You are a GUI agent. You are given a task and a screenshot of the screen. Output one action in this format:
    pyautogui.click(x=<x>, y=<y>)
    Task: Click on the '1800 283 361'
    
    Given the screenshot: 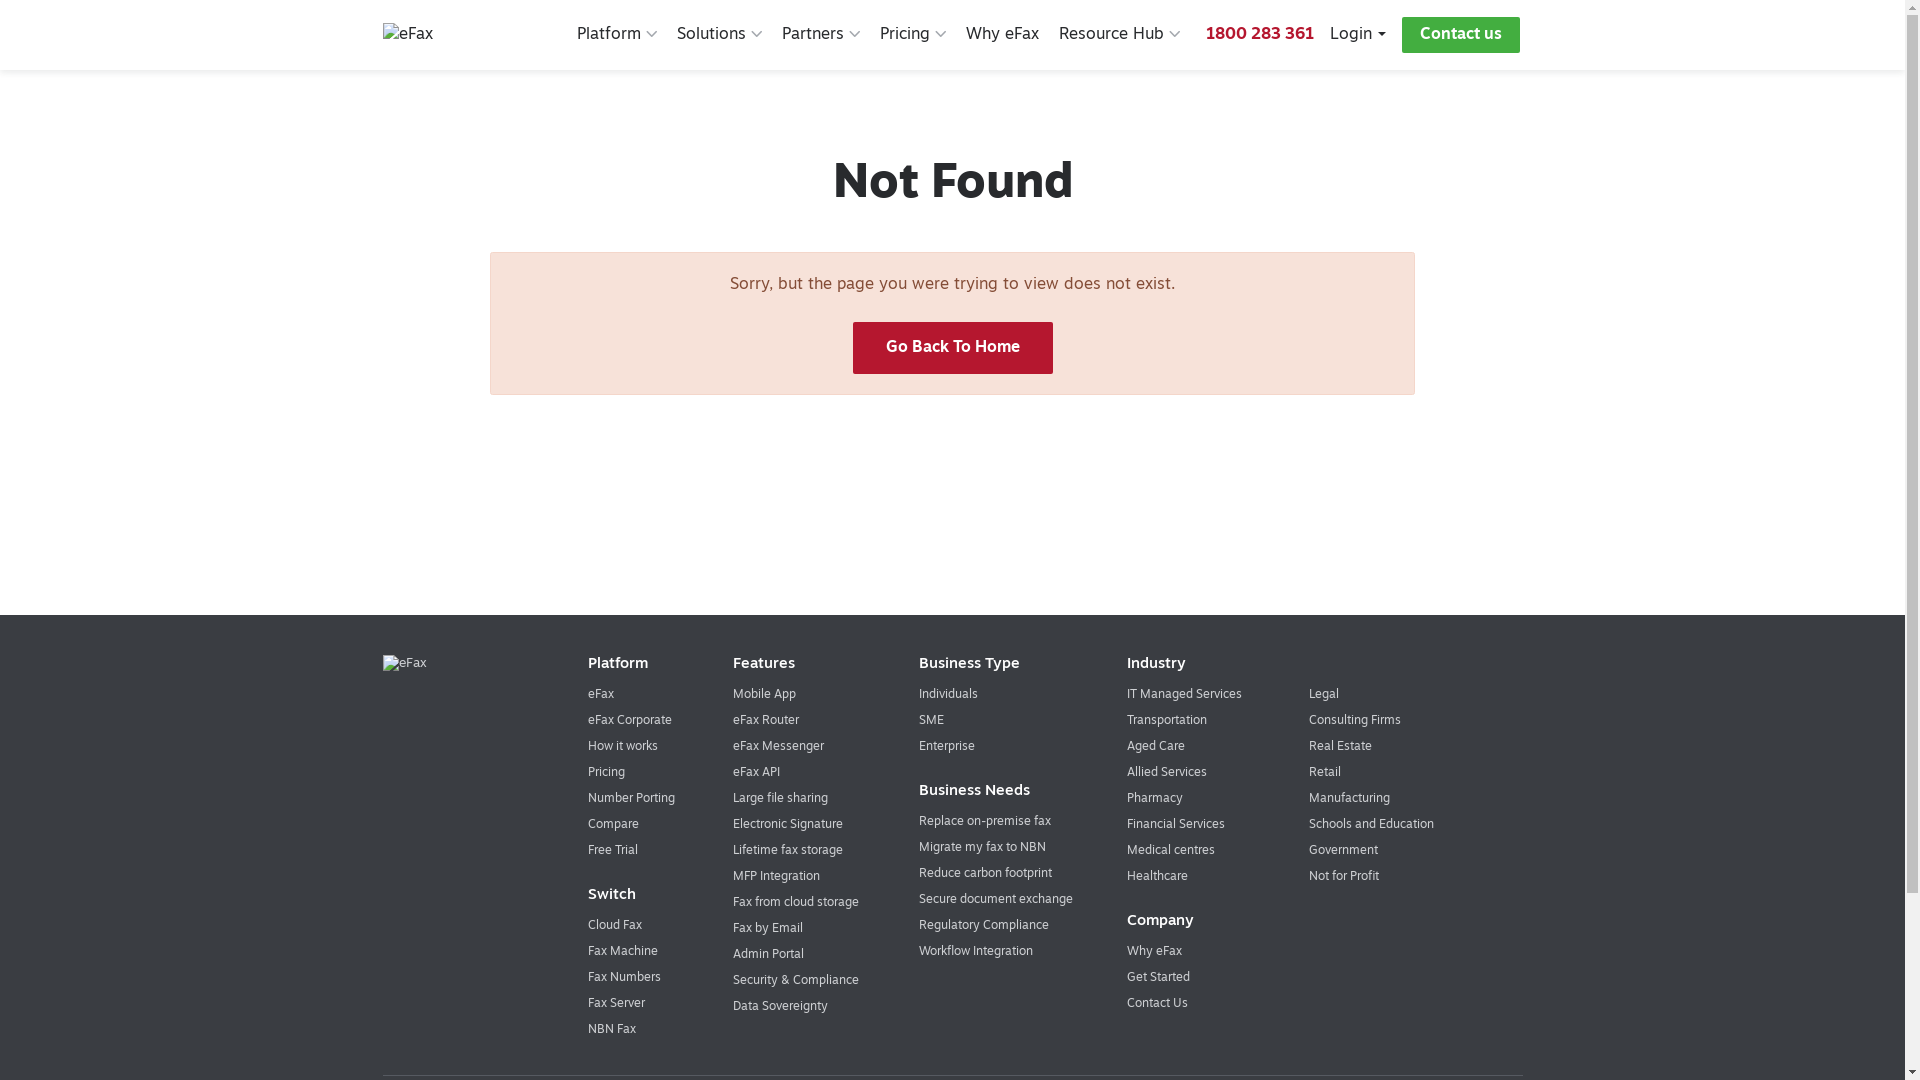 What is the action you would take?
    pyautogui.click(x=1204, y=34)
    